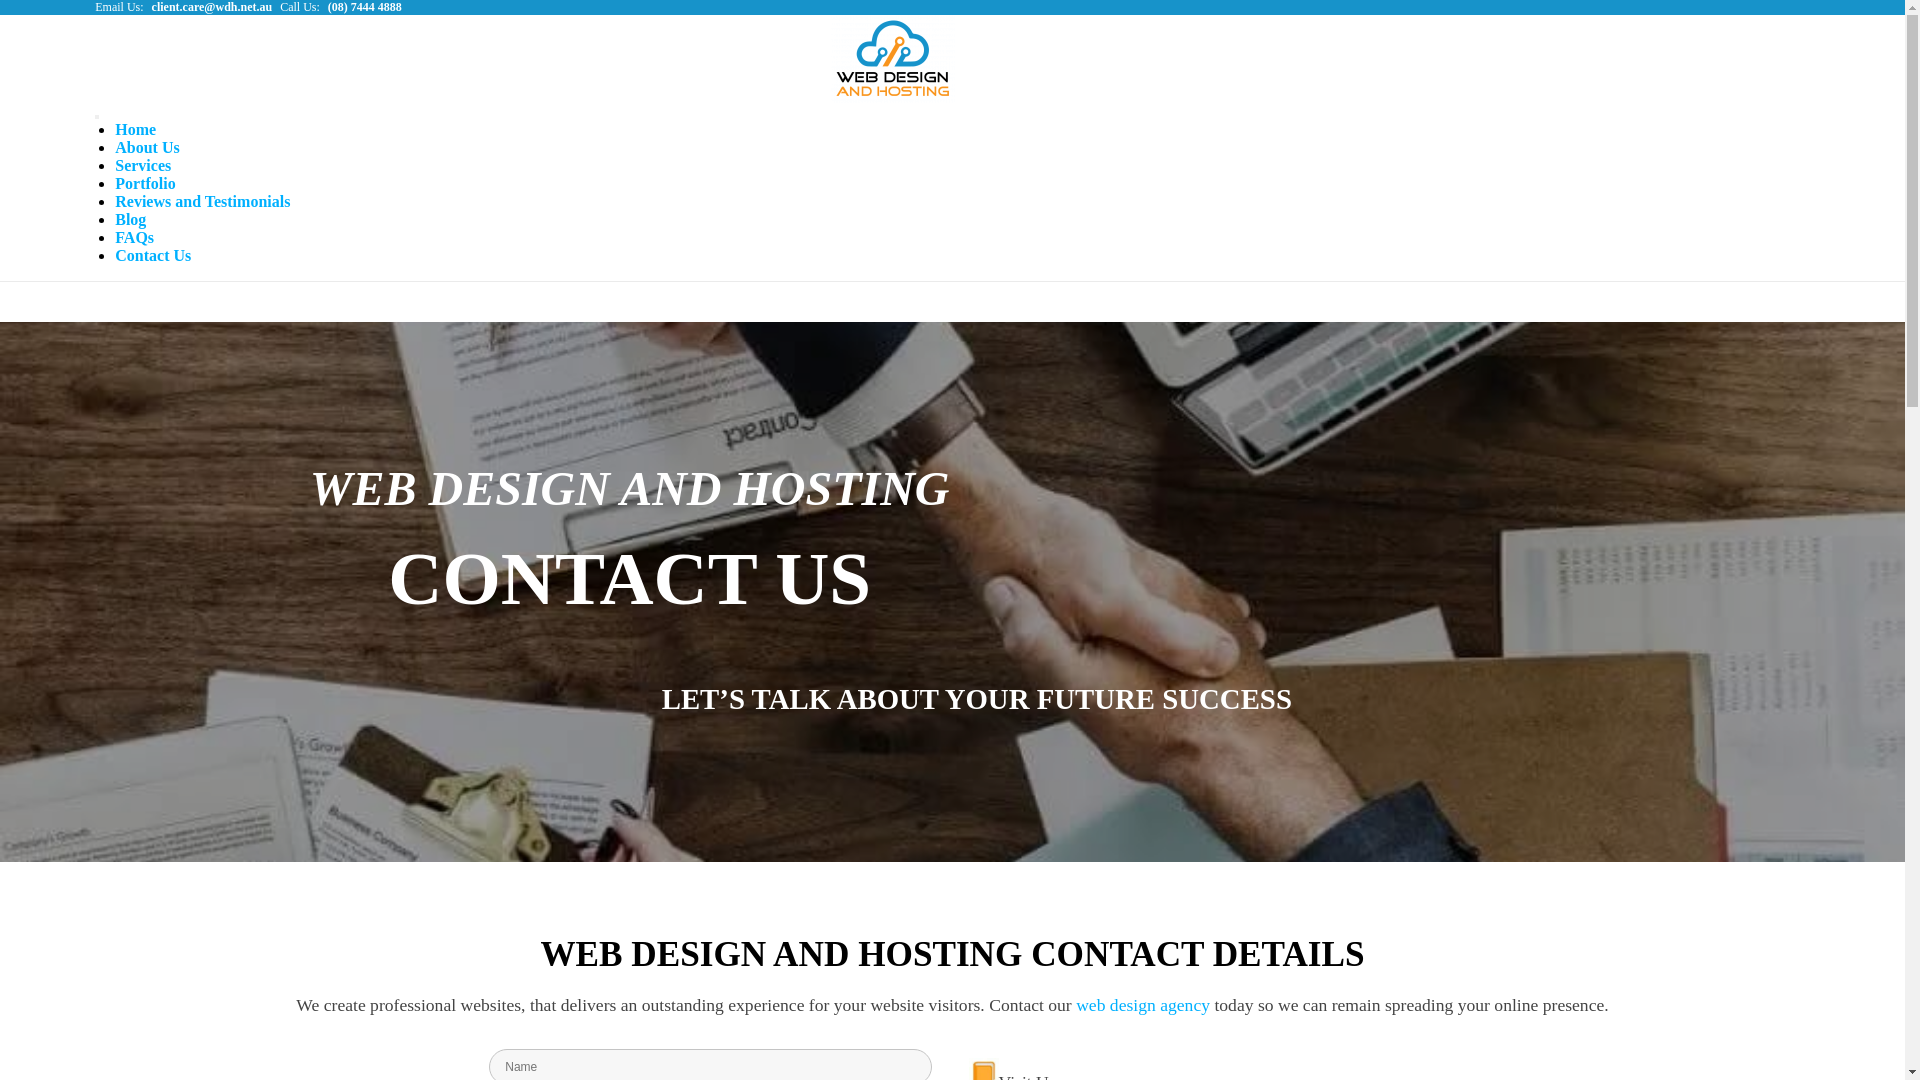  What do you see at coordinates (134, 129) in the screenshot?
I see `'Home'` at bounding box center [134, 129].